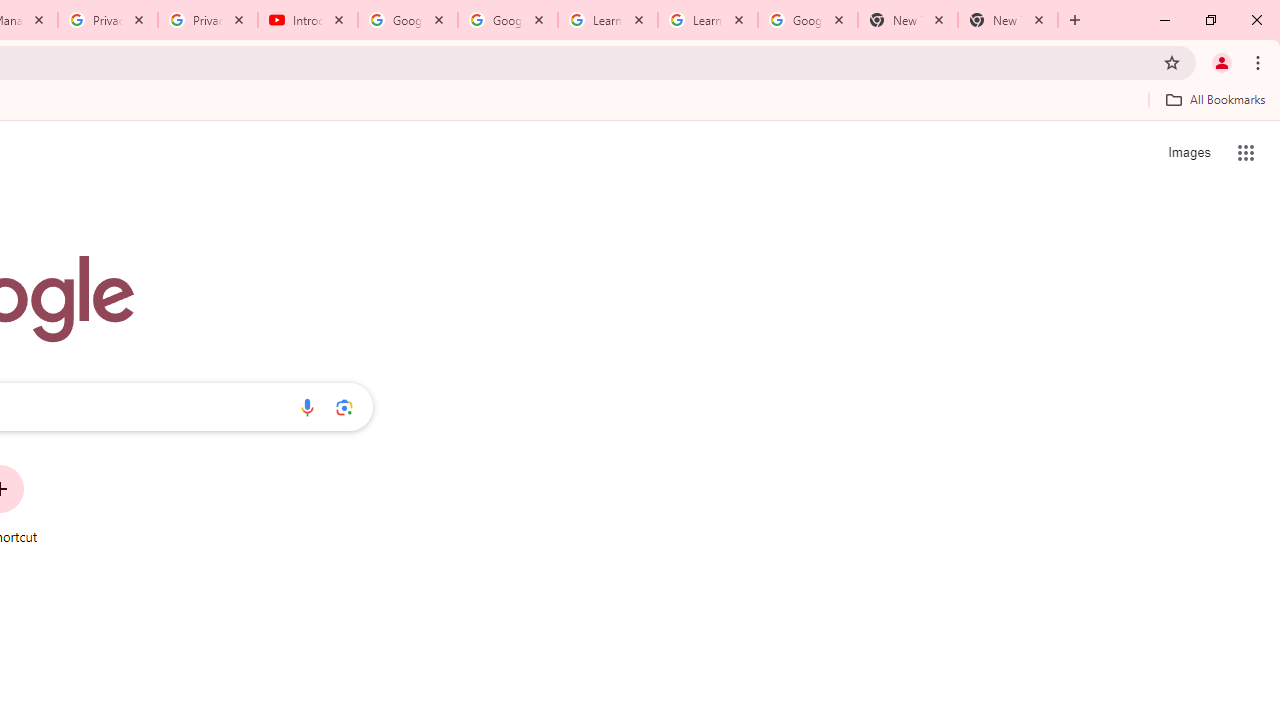 The image size is (1280, 720). Describe the element at coordinates (306, 406) in the screenshot. I see `'Search by voice'` at that location.